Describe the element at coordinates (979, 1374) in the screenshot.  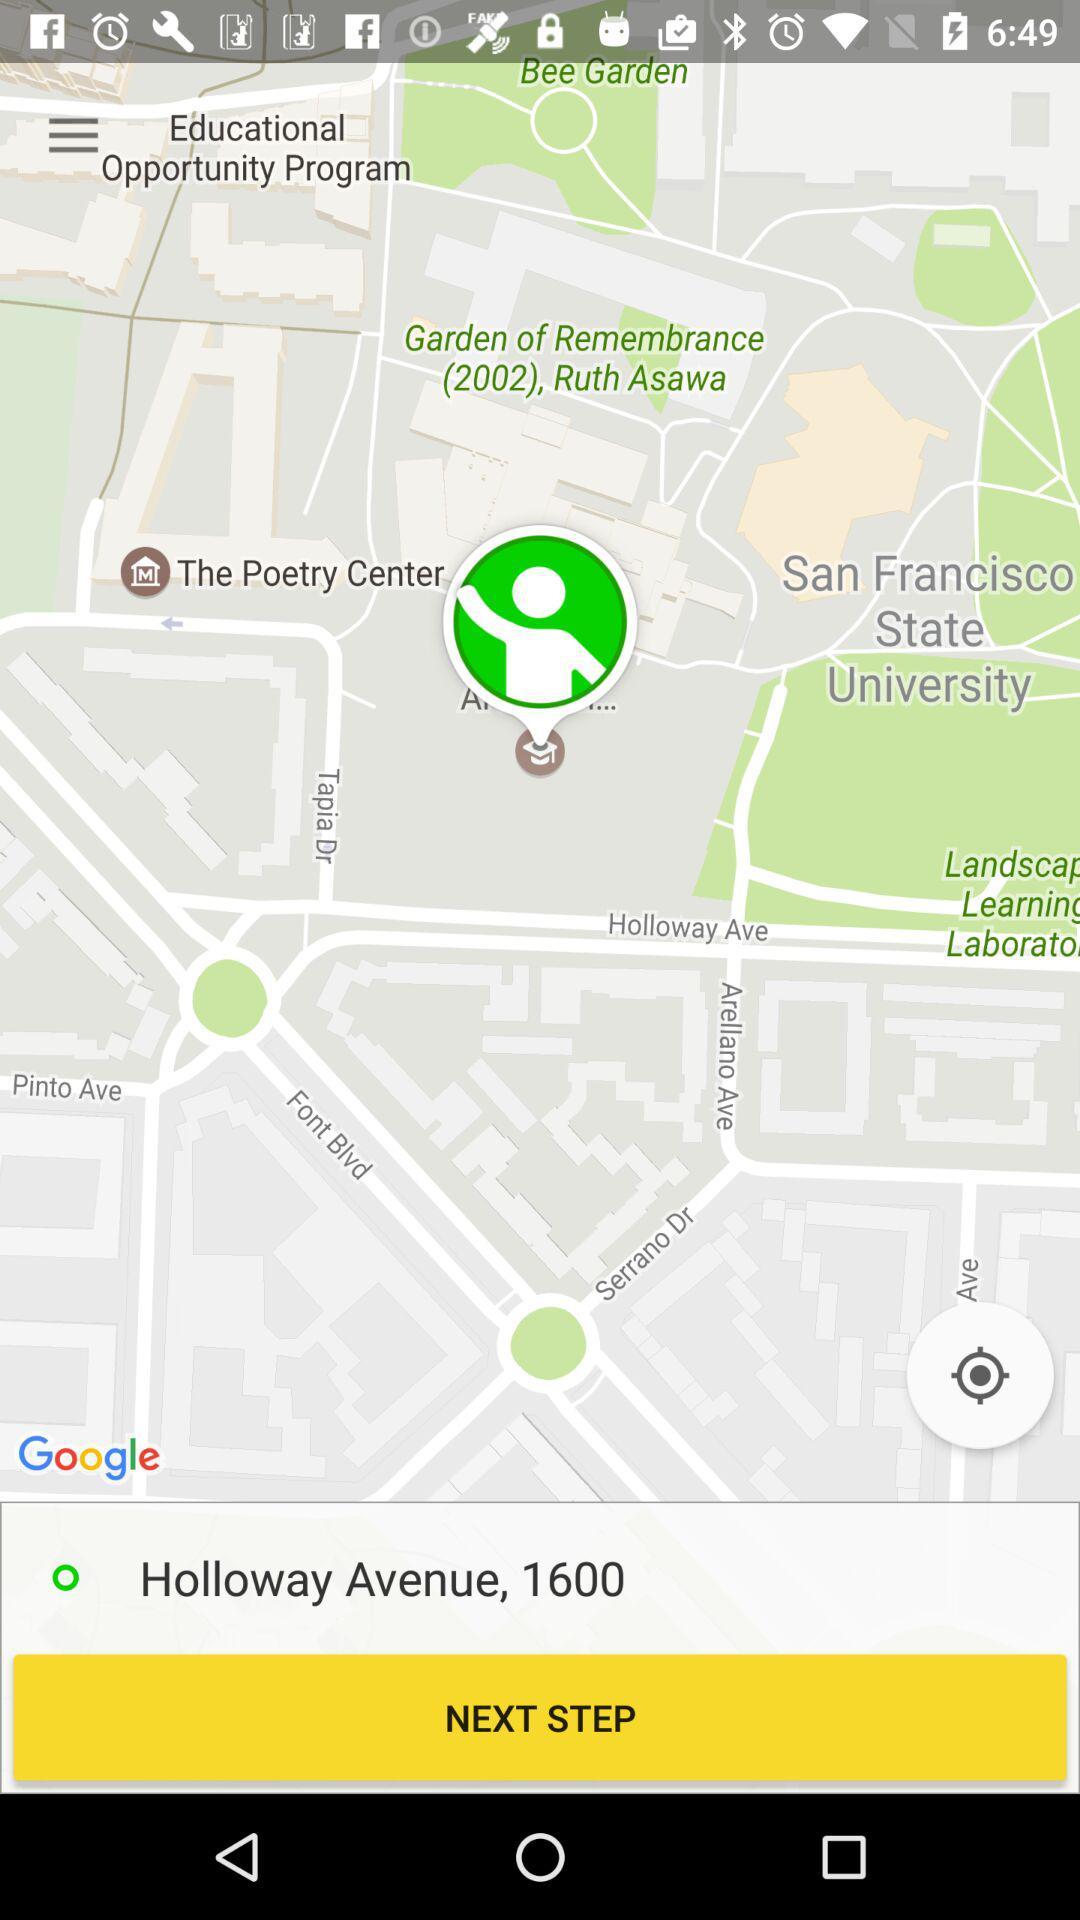
I see `previous` at that location.